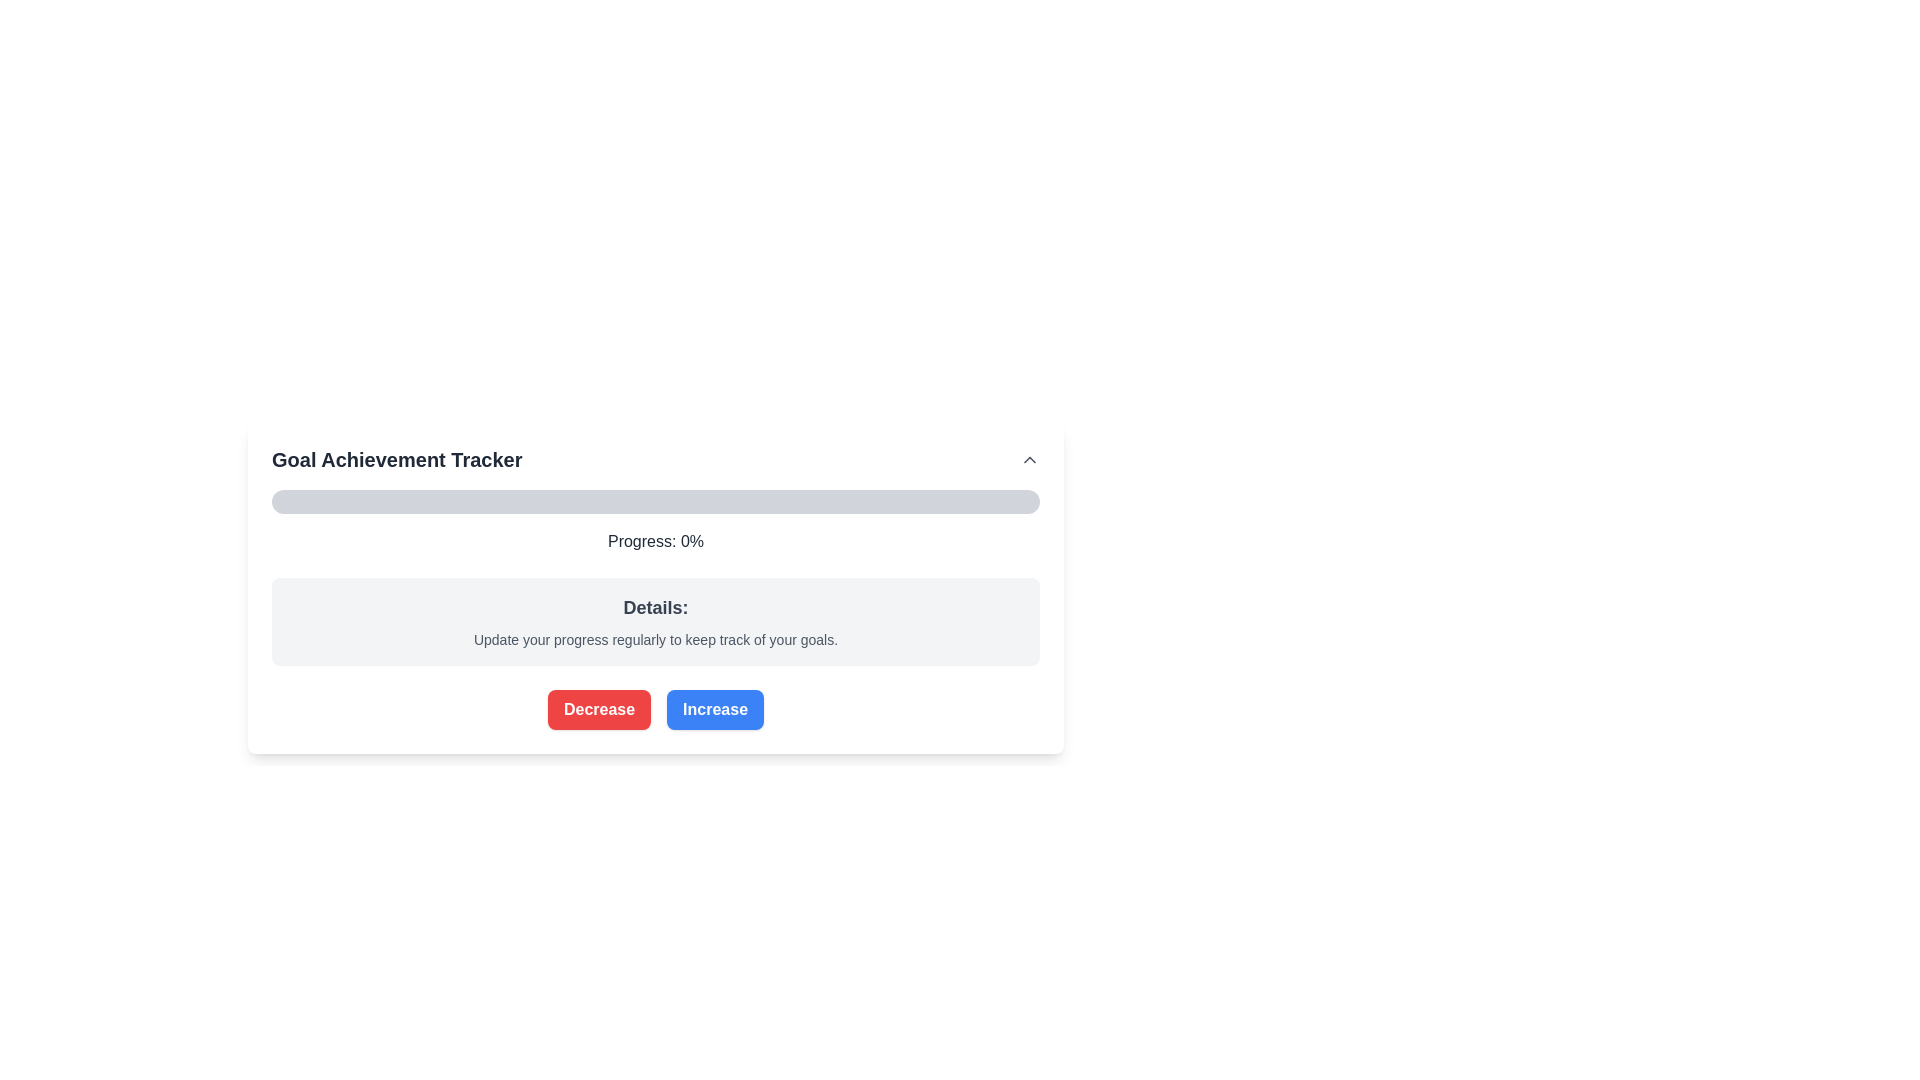  I want to click on the Progress Bar located in the 'Goal Achievement Tracker' section, which is a horizontally elongated gray bar with a green part indicating progress, so click(656, 500).